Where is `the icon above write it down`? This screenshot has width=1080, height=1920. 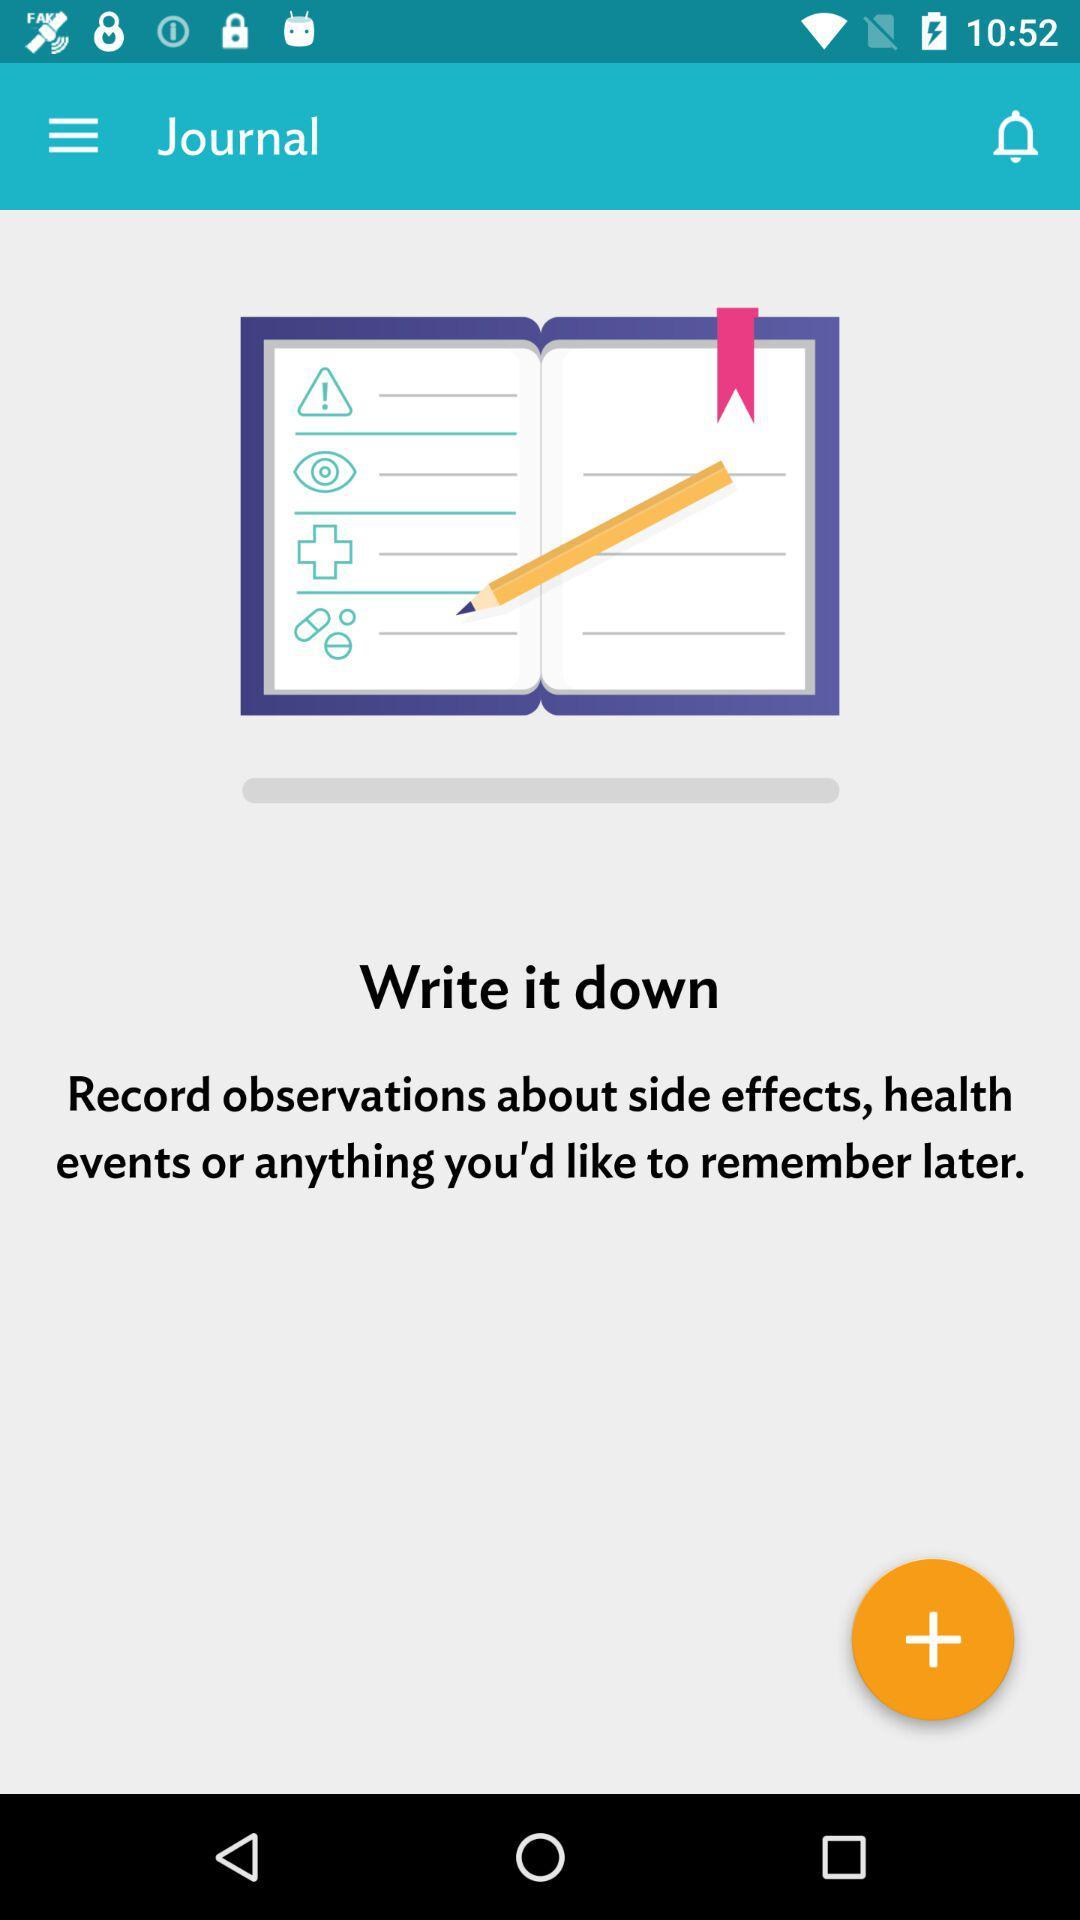 the icon above write it down is located at coordinates (540, 559).